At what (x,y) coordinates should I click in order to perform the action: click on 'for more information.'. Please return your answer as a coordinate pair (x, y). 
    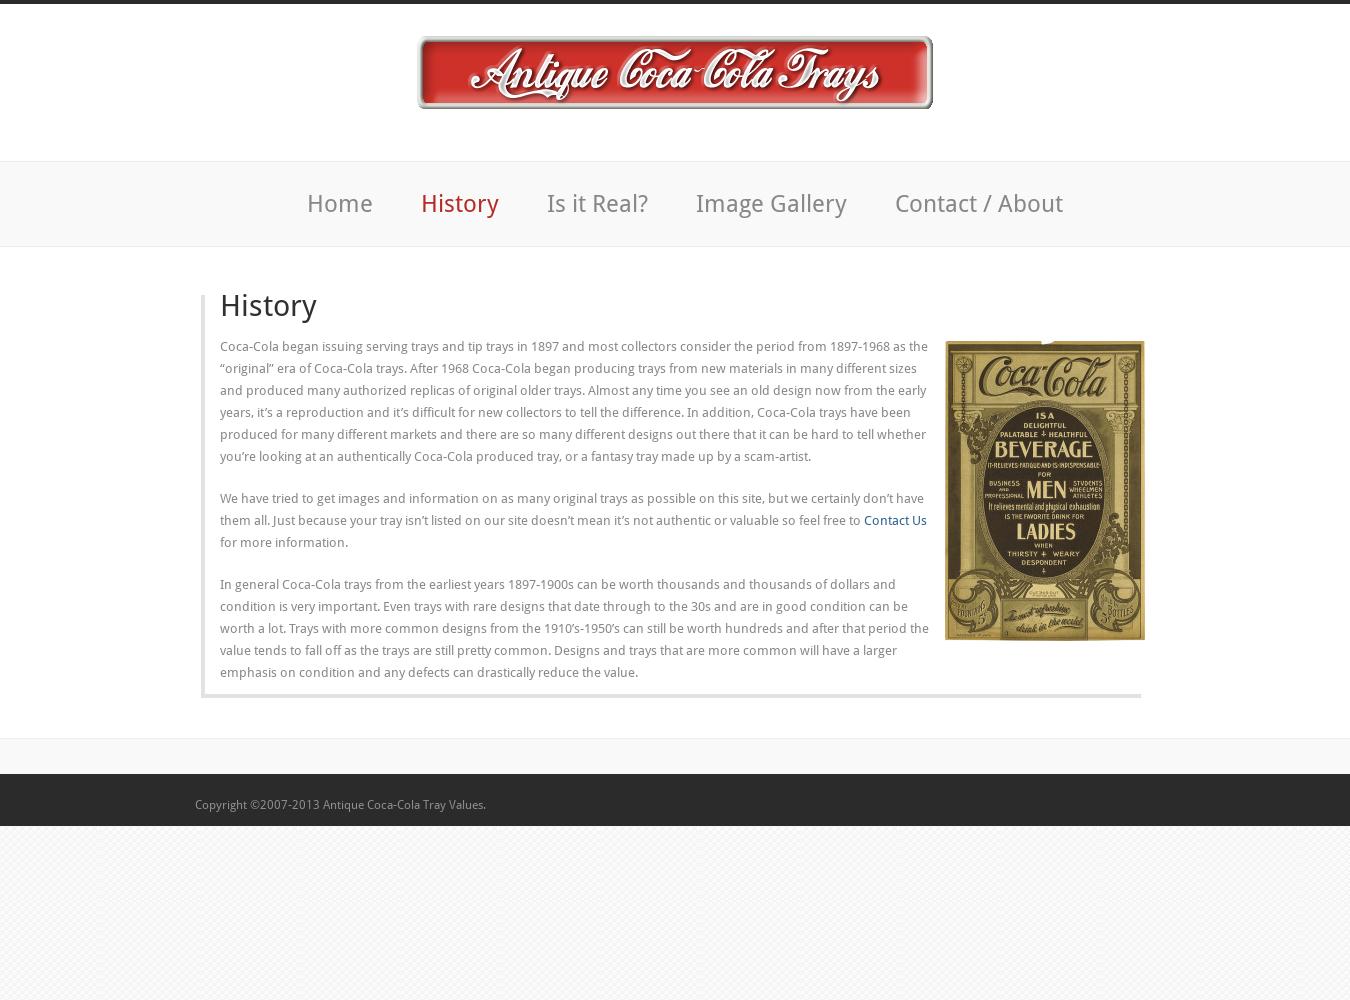
    Looking at the image, I should click on (283, 542).